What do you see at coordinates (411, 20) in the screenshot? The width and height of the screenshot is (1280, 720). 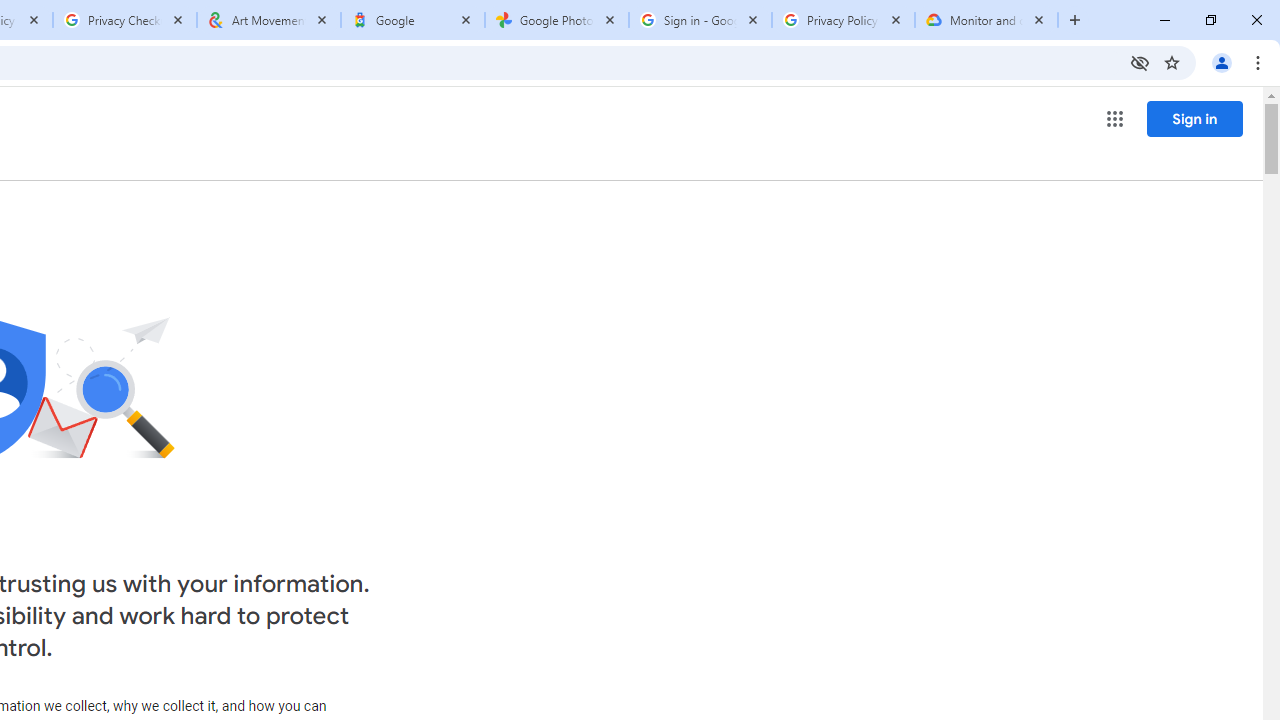 I see `'Google'` at bounding box center [411, 20].